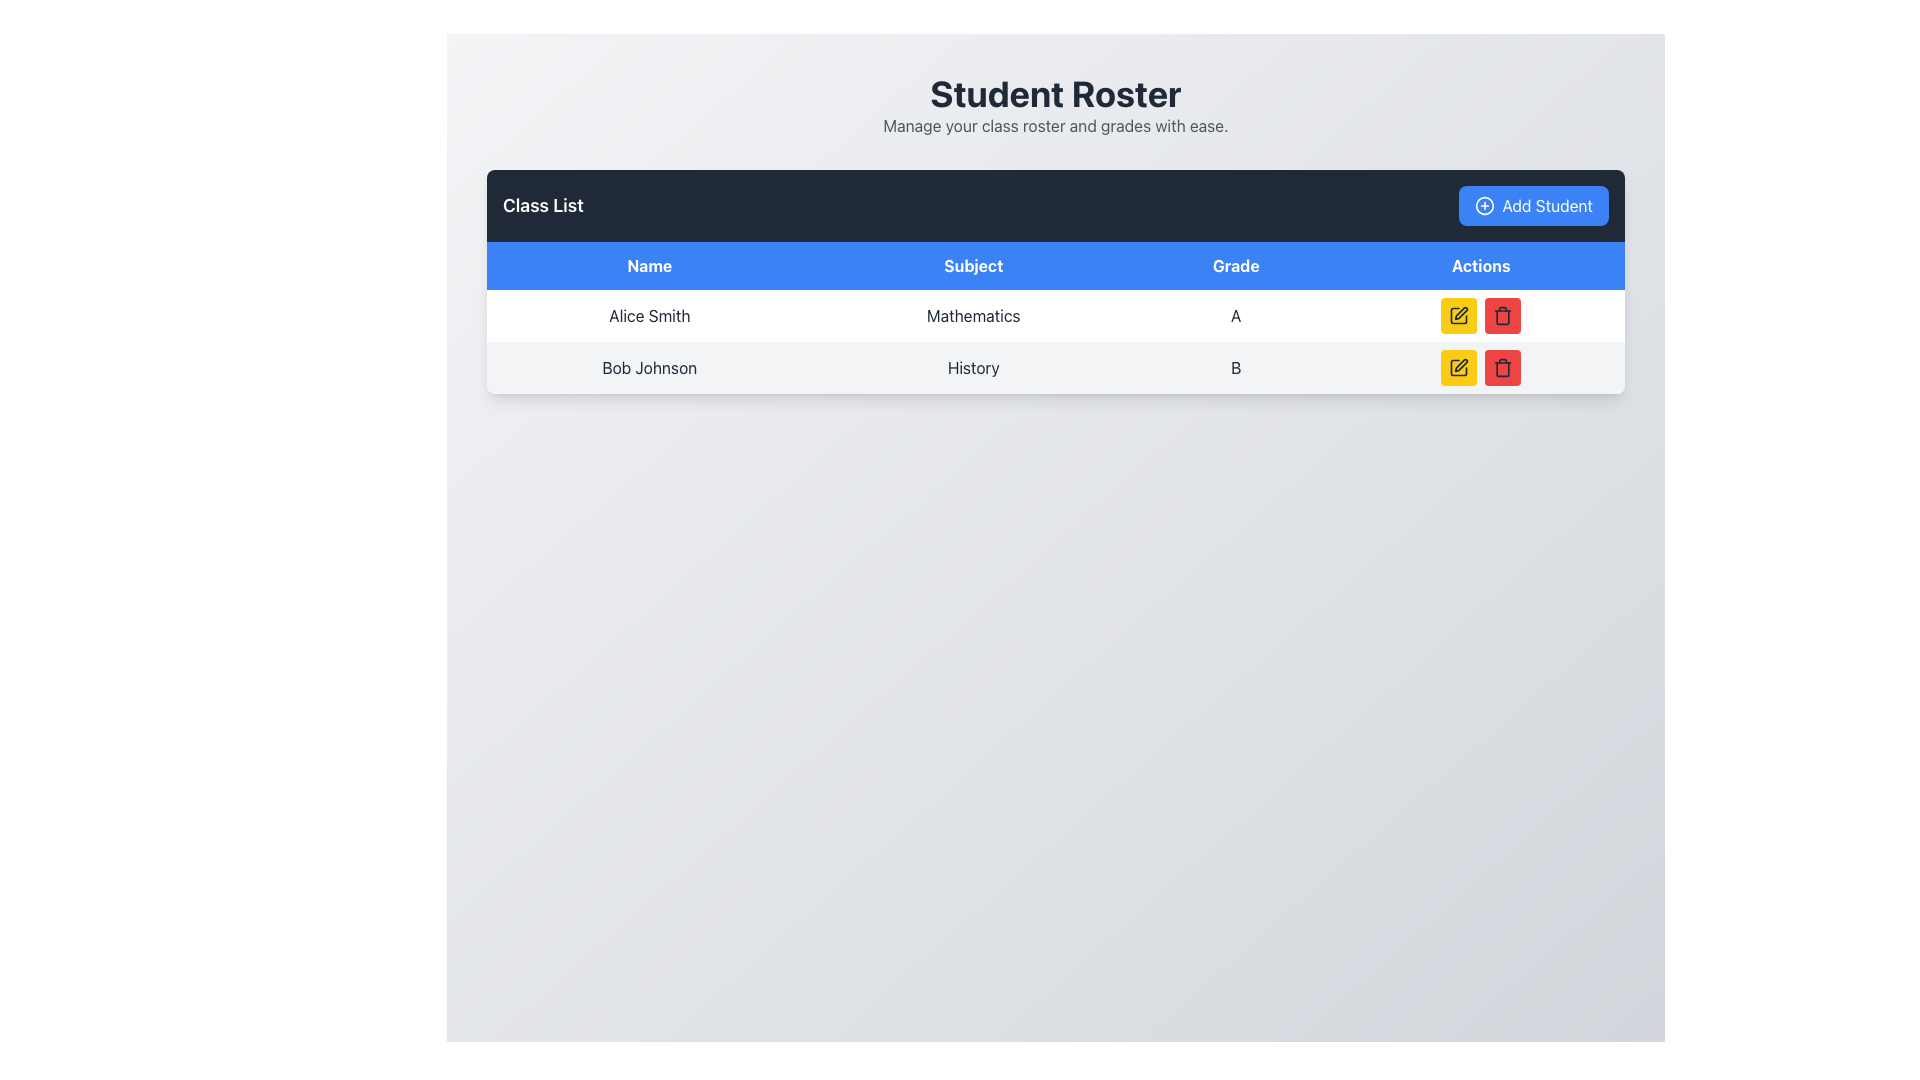 This screenshot has width=1920, height=1080. I want to click on the yellow rectangular button with rounded corners containing a black pencil icon, located in the 'Actions' column next to the red trash bin icon for 'Bob Johnson', so click(1459, 315).